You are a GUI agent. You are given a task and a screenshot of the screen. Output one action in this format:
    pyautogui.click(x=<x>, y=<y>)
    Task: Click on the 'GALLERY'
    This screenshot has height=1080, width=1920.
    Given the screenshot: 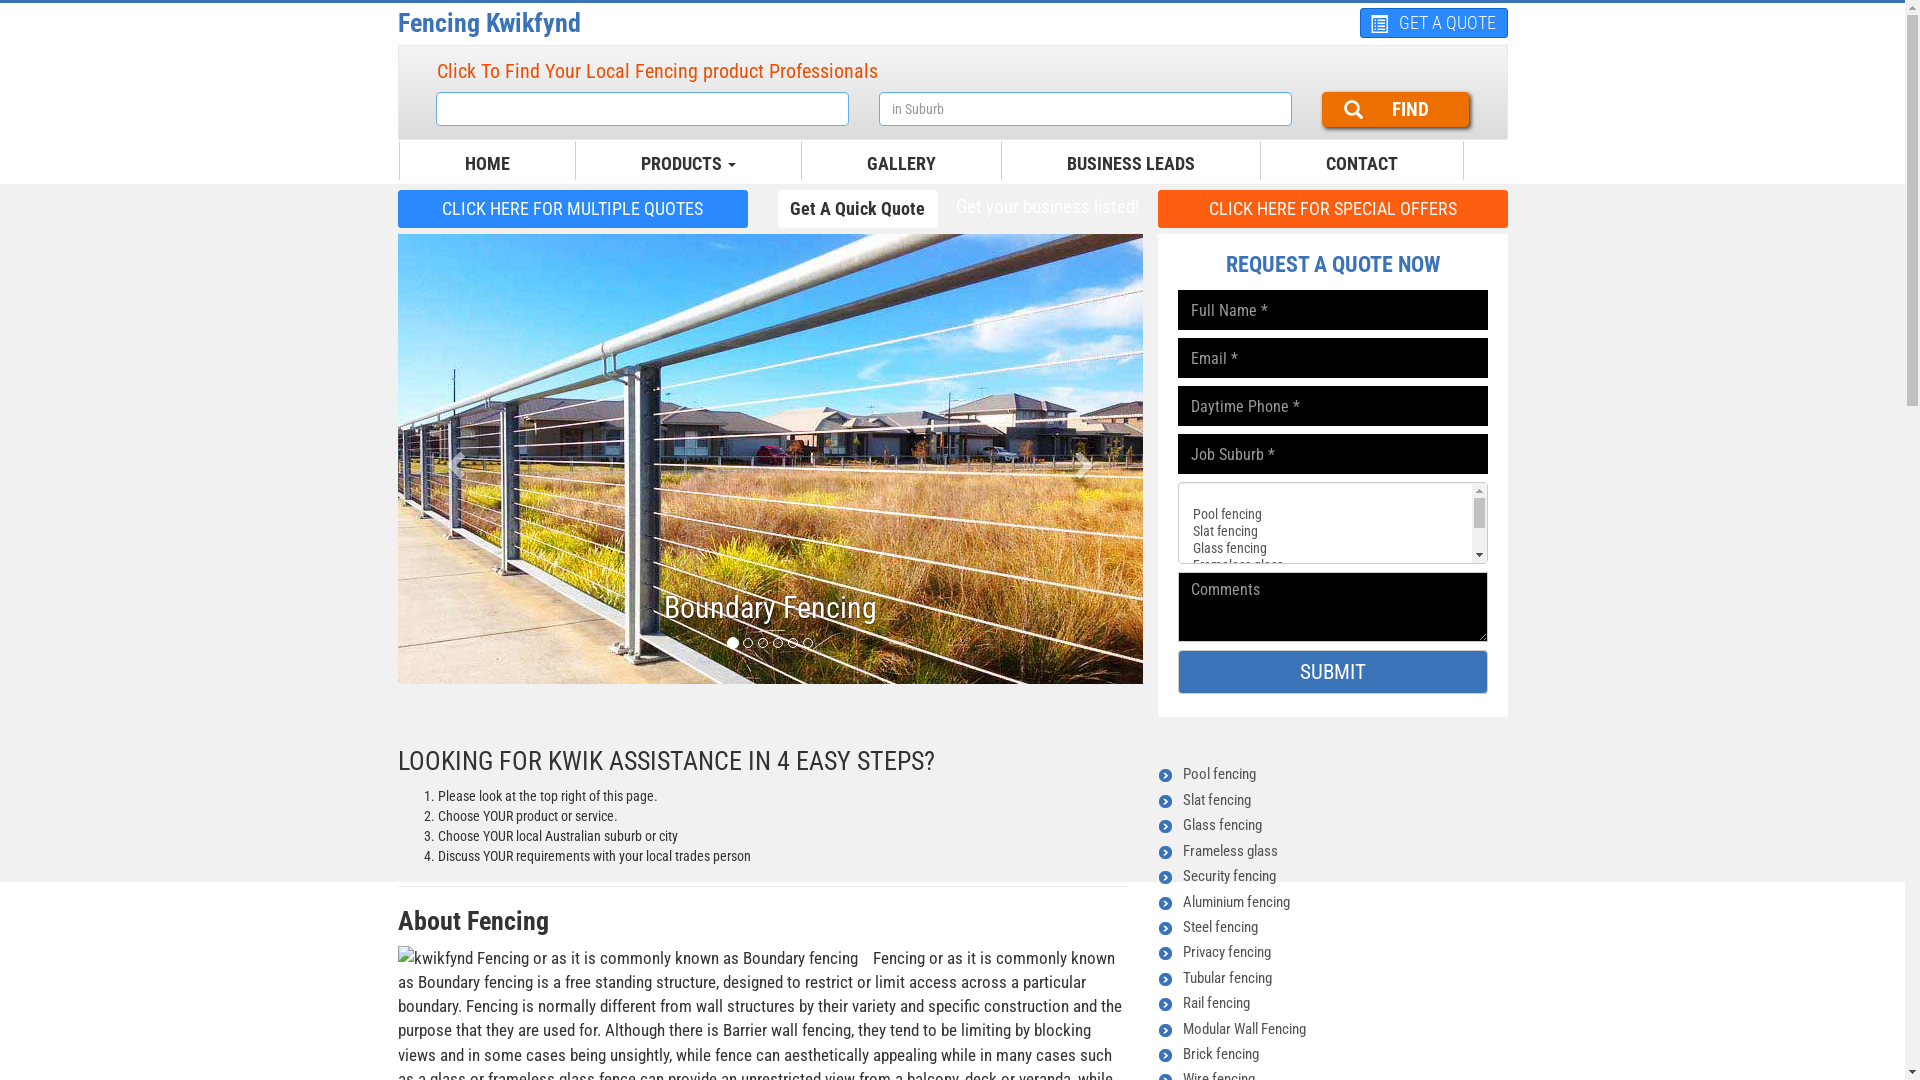 What is the action you would take?
    pyautogui.click(x=900, y=163)
    